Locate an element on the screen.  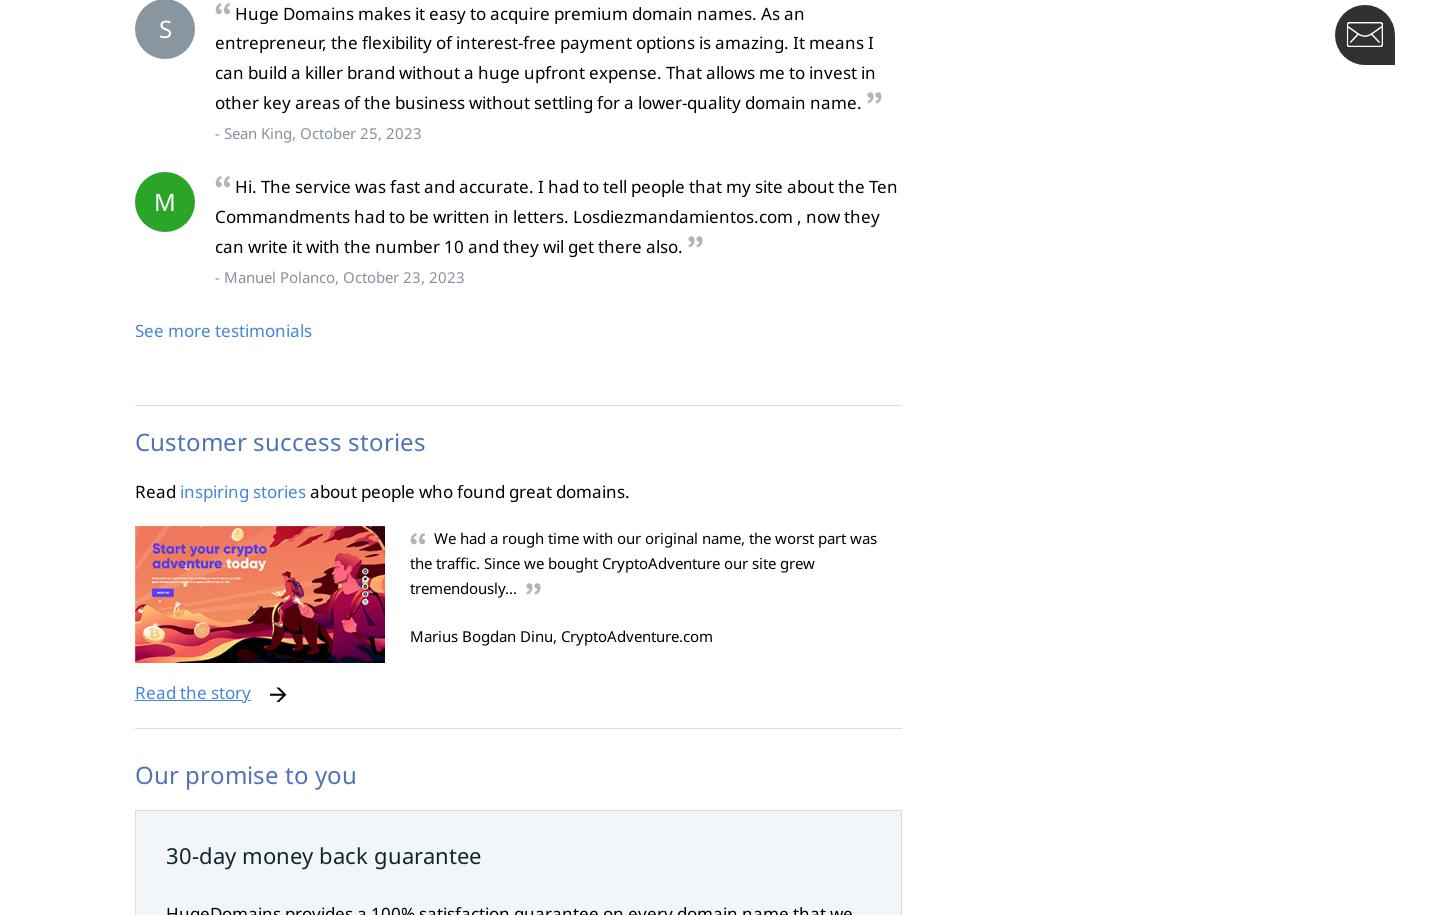
'30-day money back guarantee' is located at coordinates (323, 853).